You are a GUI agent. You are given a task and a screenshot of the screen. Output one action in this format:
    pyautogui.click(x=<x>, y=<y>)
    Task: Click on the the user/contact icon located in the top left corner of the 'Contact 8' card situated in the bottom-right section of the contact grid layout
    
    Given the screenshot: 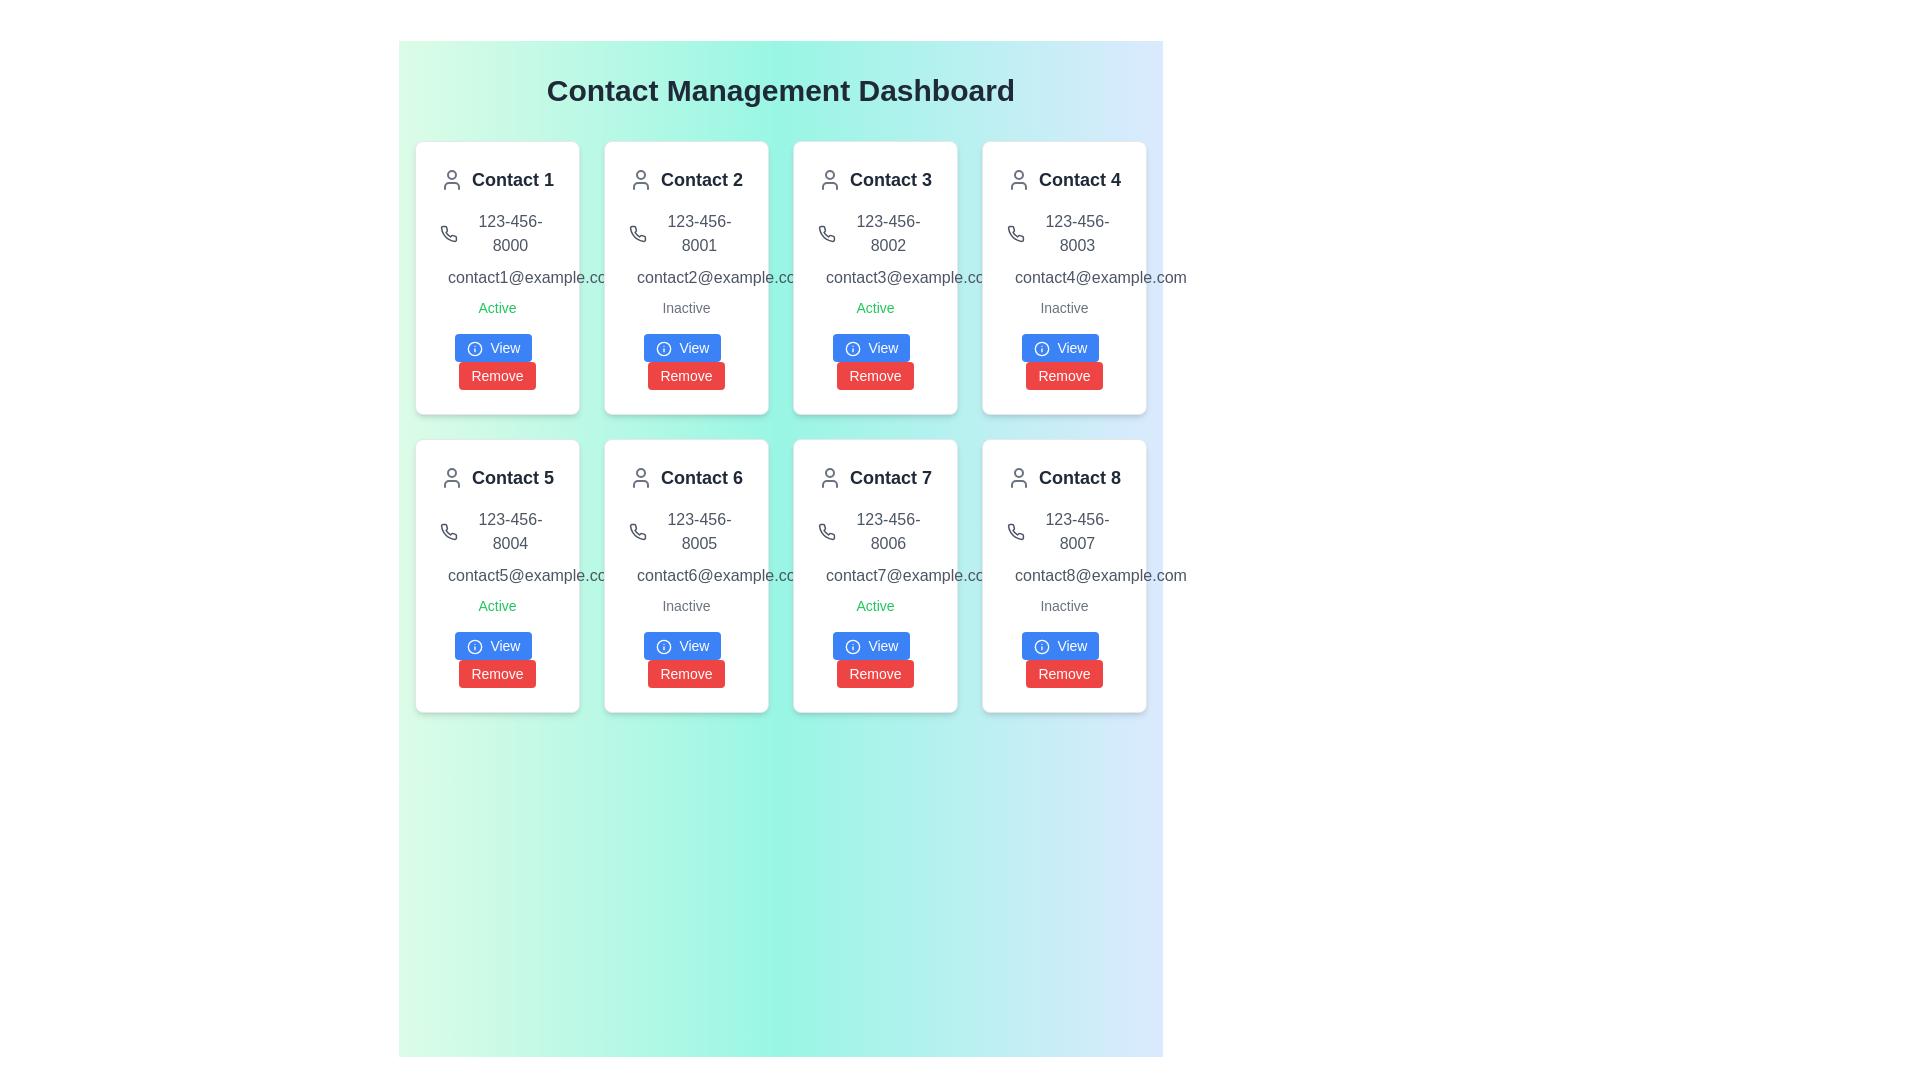 What is the action you would take?
    pyautogui.click(x=1018, y=478)
    